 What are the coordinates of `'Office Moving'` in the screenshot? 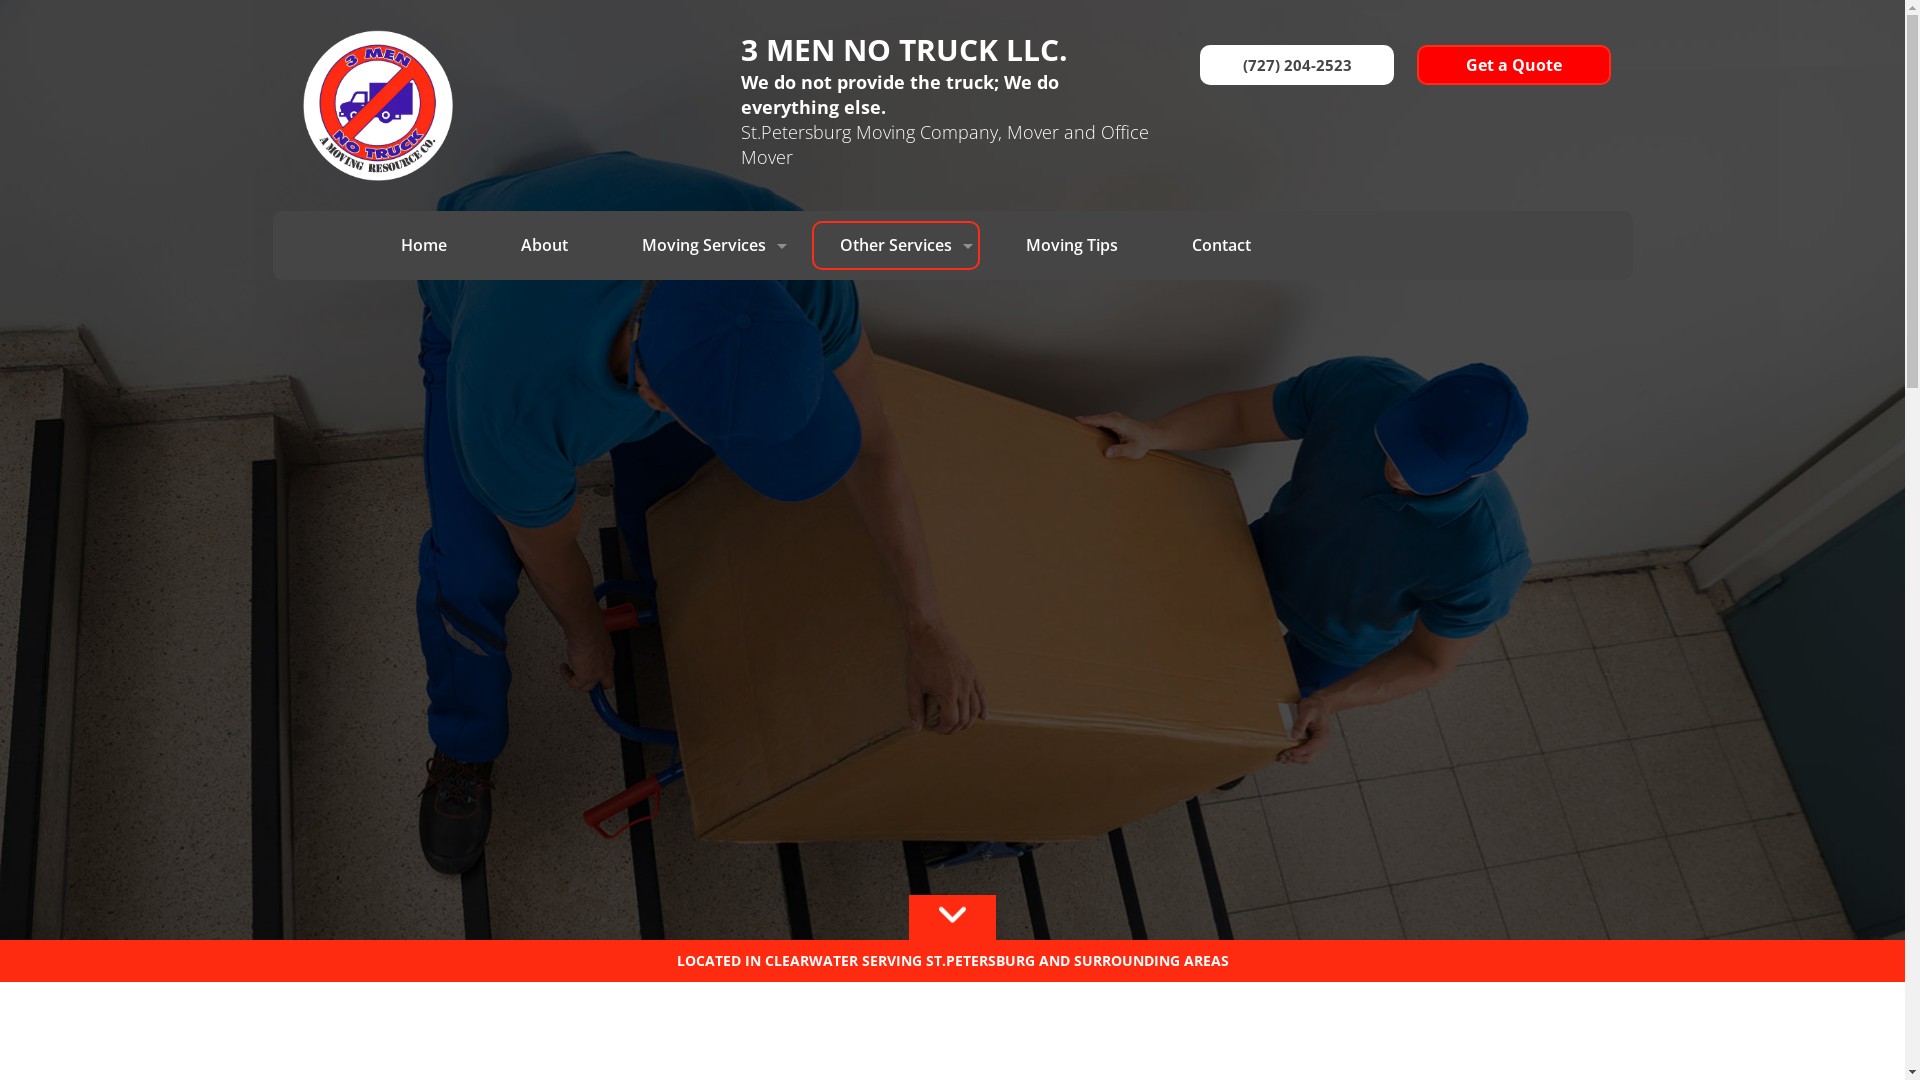 It's located at (704, 489).